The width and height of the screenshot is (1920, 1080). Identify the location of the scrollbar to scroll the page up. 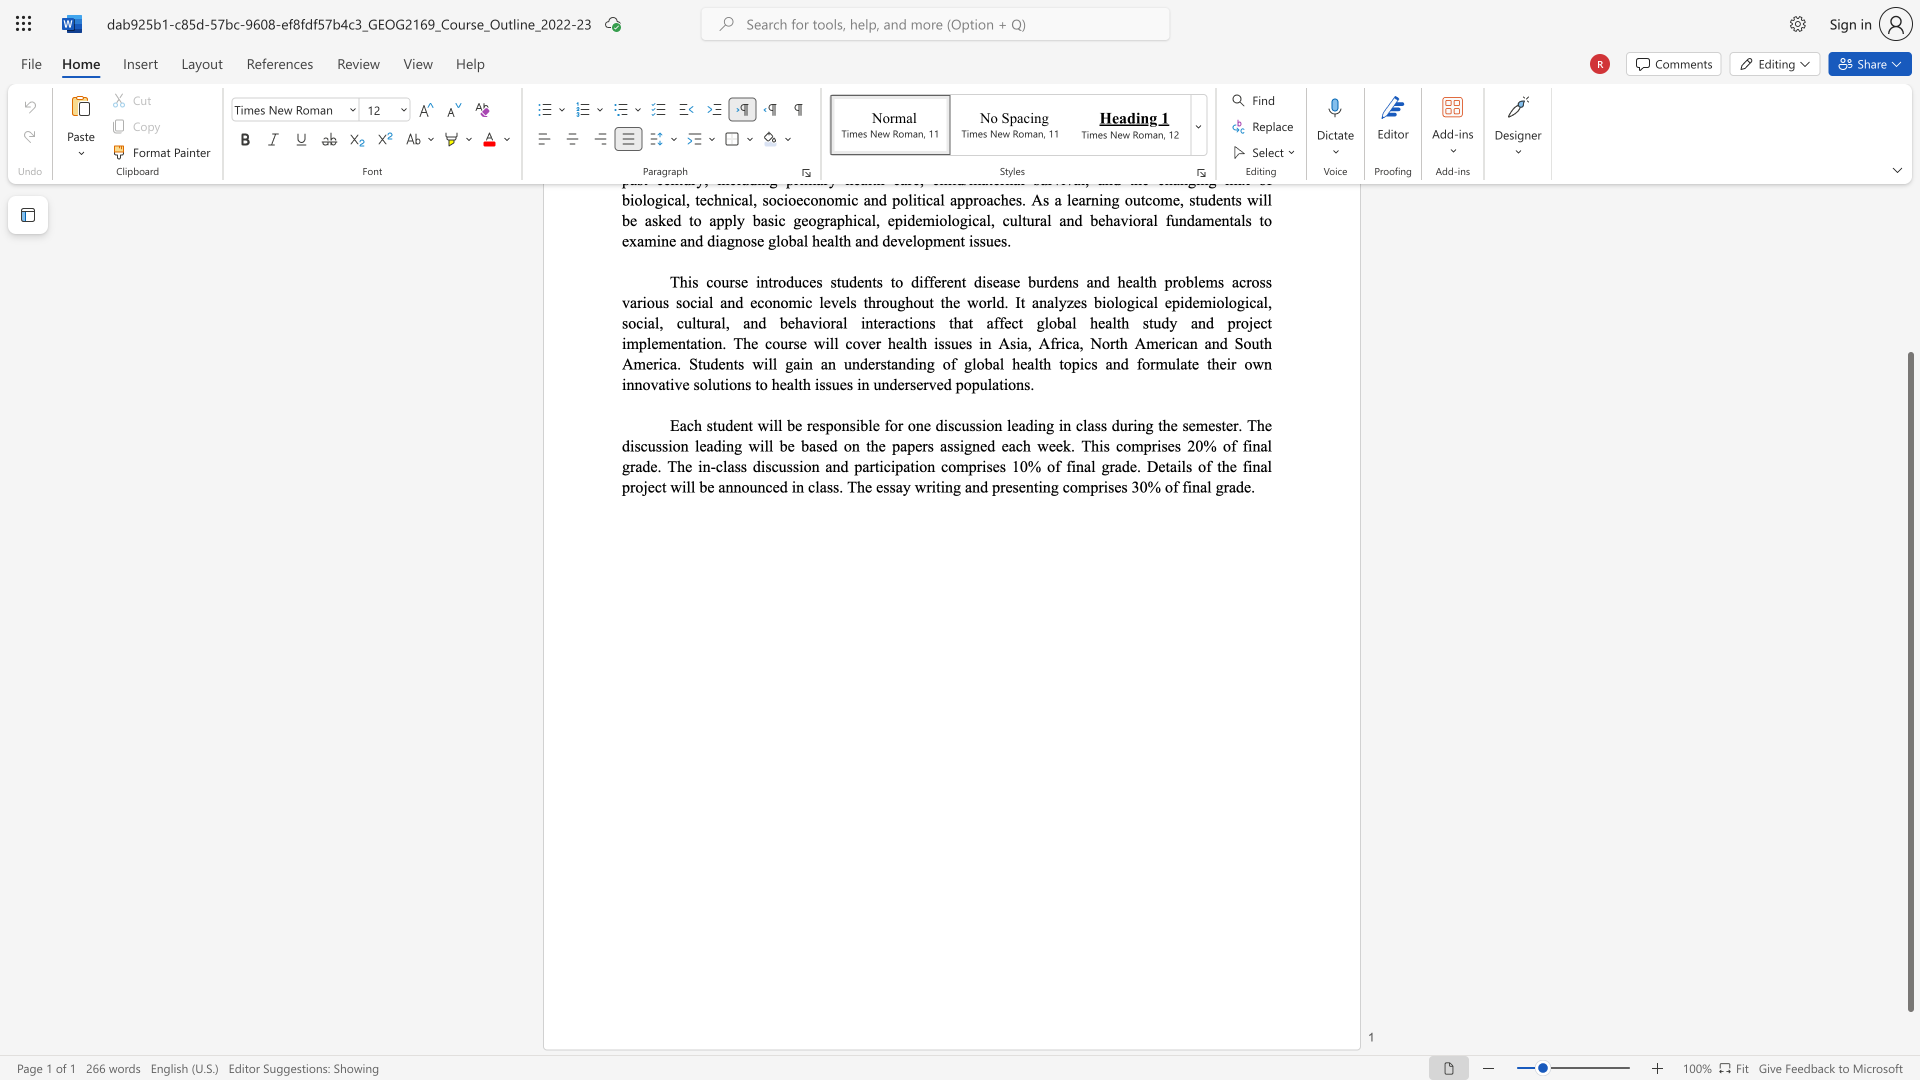
(1909, 209).